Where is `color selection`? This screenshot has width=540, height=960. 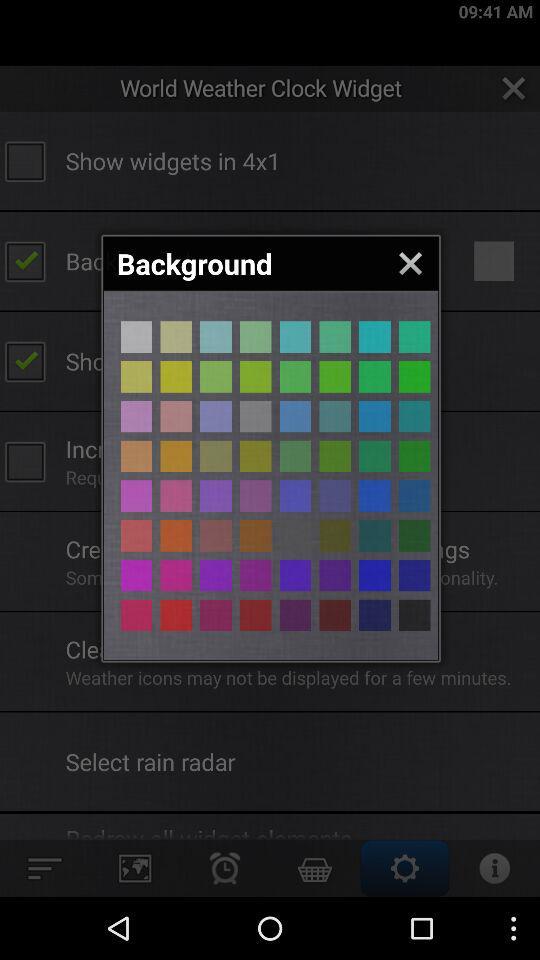
color selection is located at coordinates (374, 456).